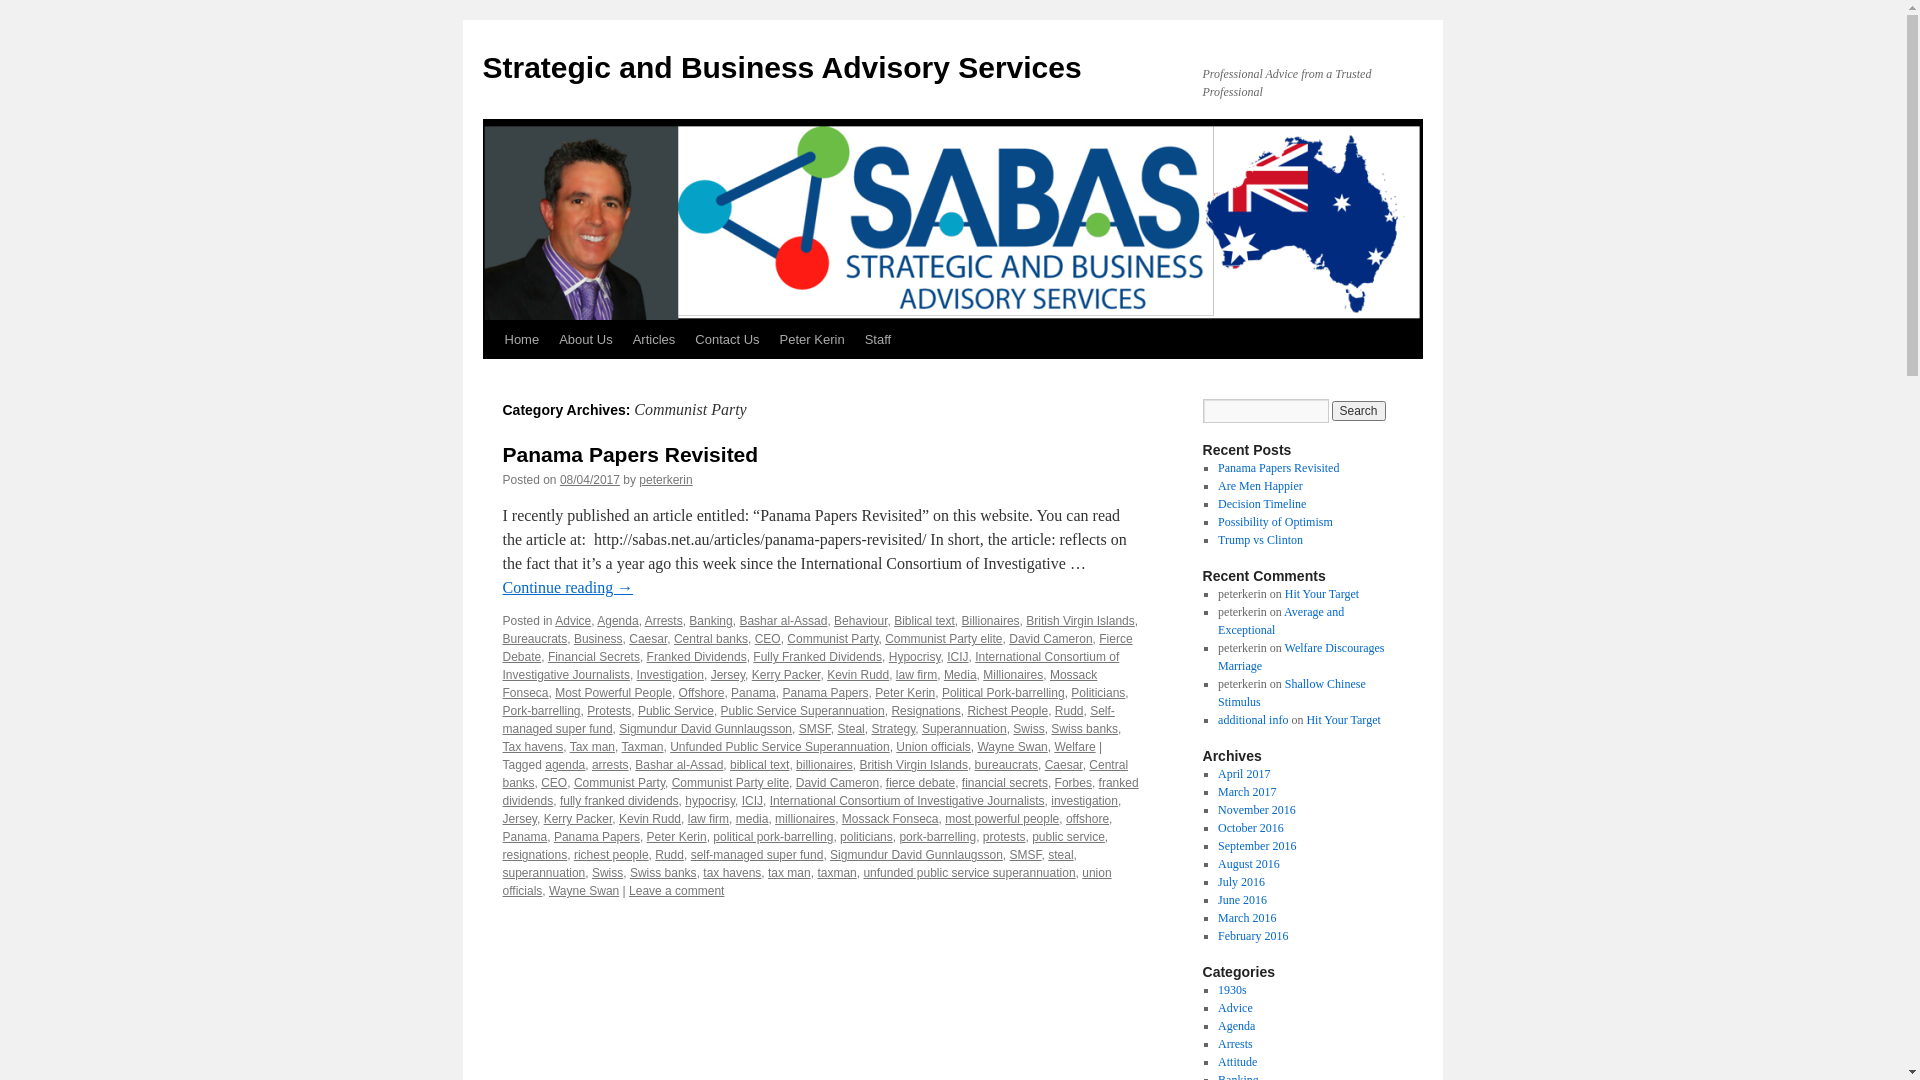 The image size is (1920, 1080). What do you see at coordinates (618, 782) in the screenshot?
I see `'Communist Party'` at bounding box center [618, 782].